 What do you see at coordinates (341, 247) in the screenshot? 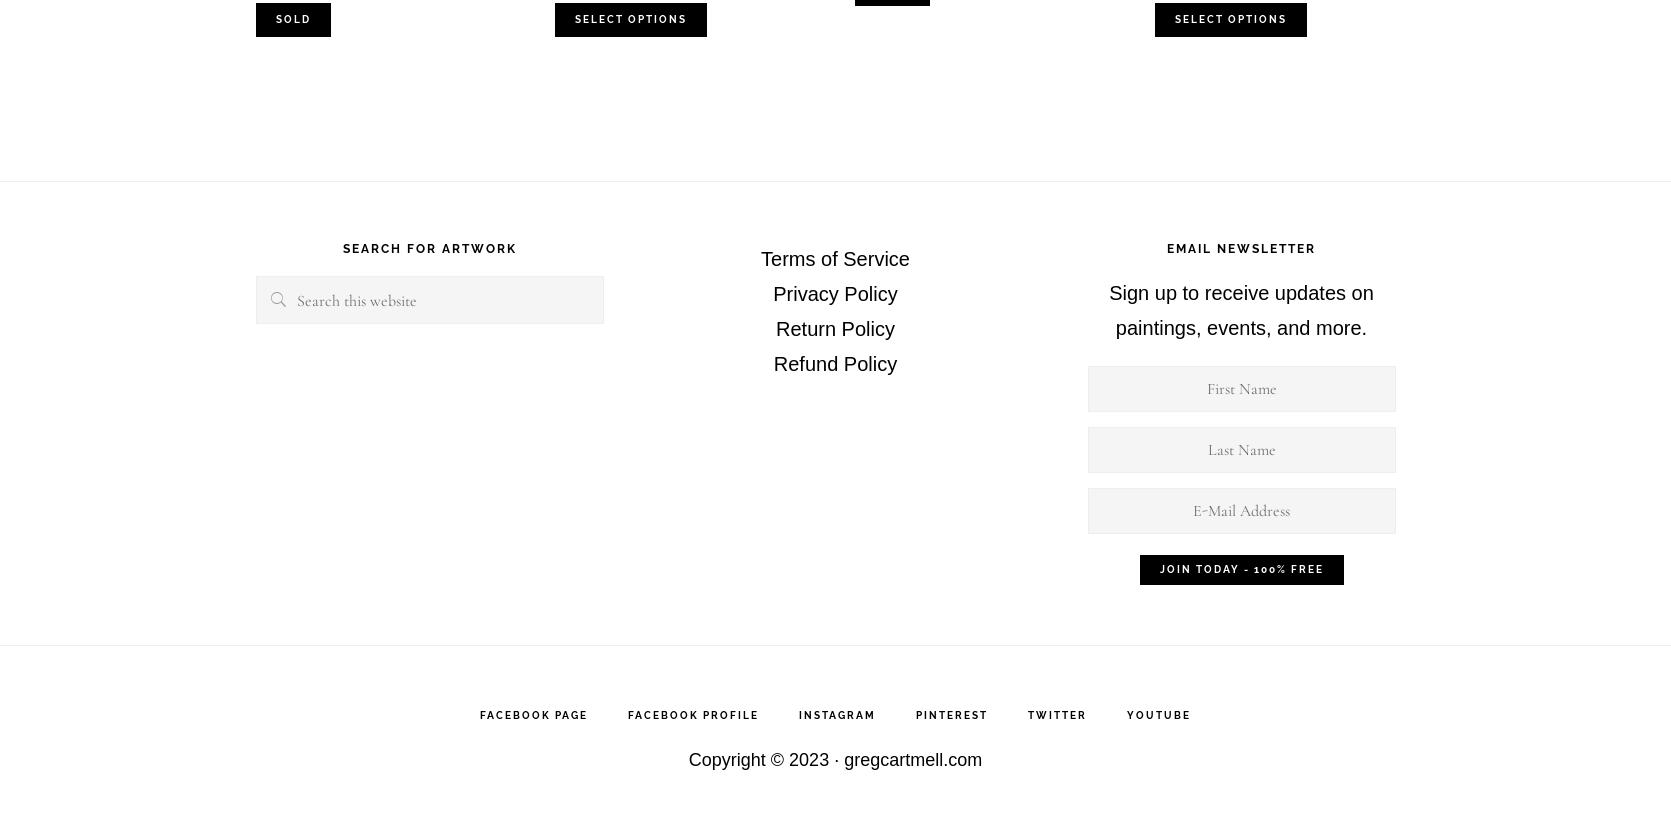
I see `'Search For Artwork'` at bounding box center [341, 247].